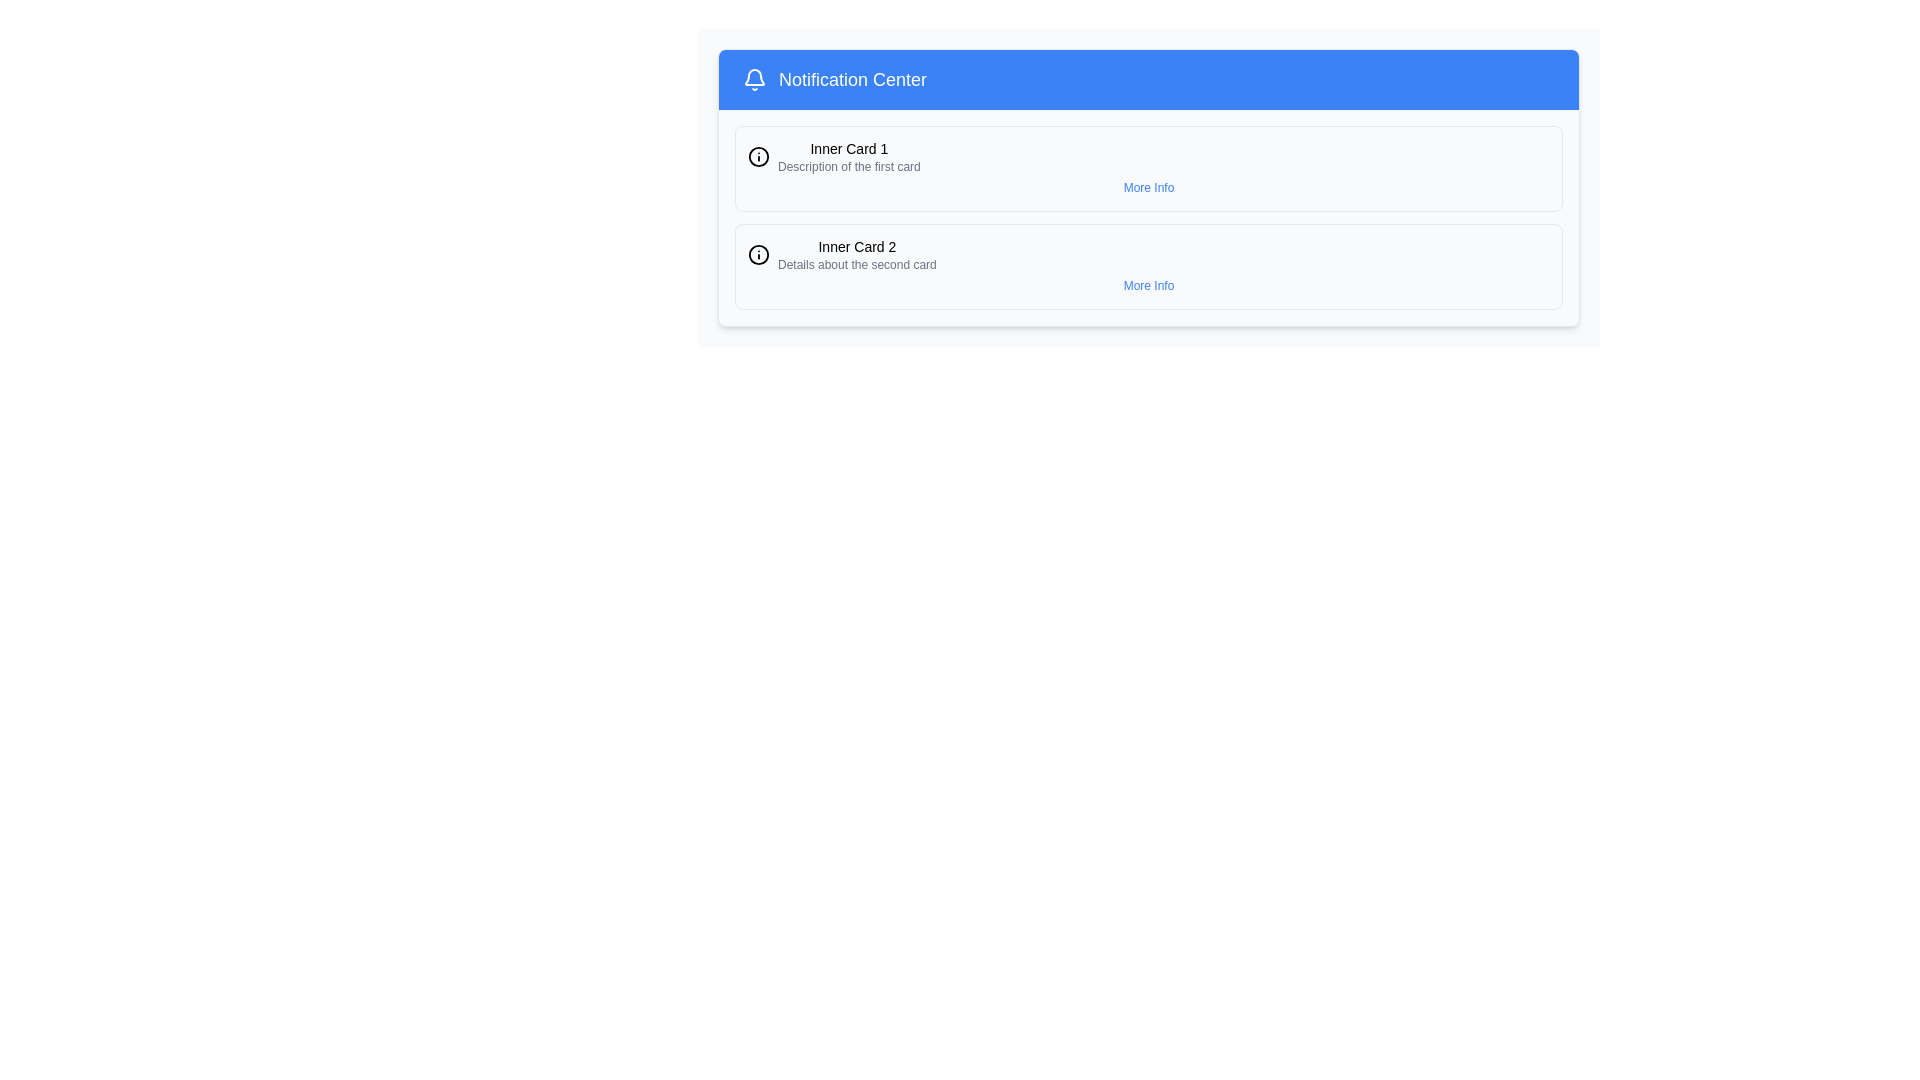 The height and width of the screenshot is (1080, 1920). Describe the element at coordinates (857, 253) in the screenshot. I see `the Text block that serves as a descriptive section header for the second card in the notification list, located under 'Inner Card 1'` at that location.